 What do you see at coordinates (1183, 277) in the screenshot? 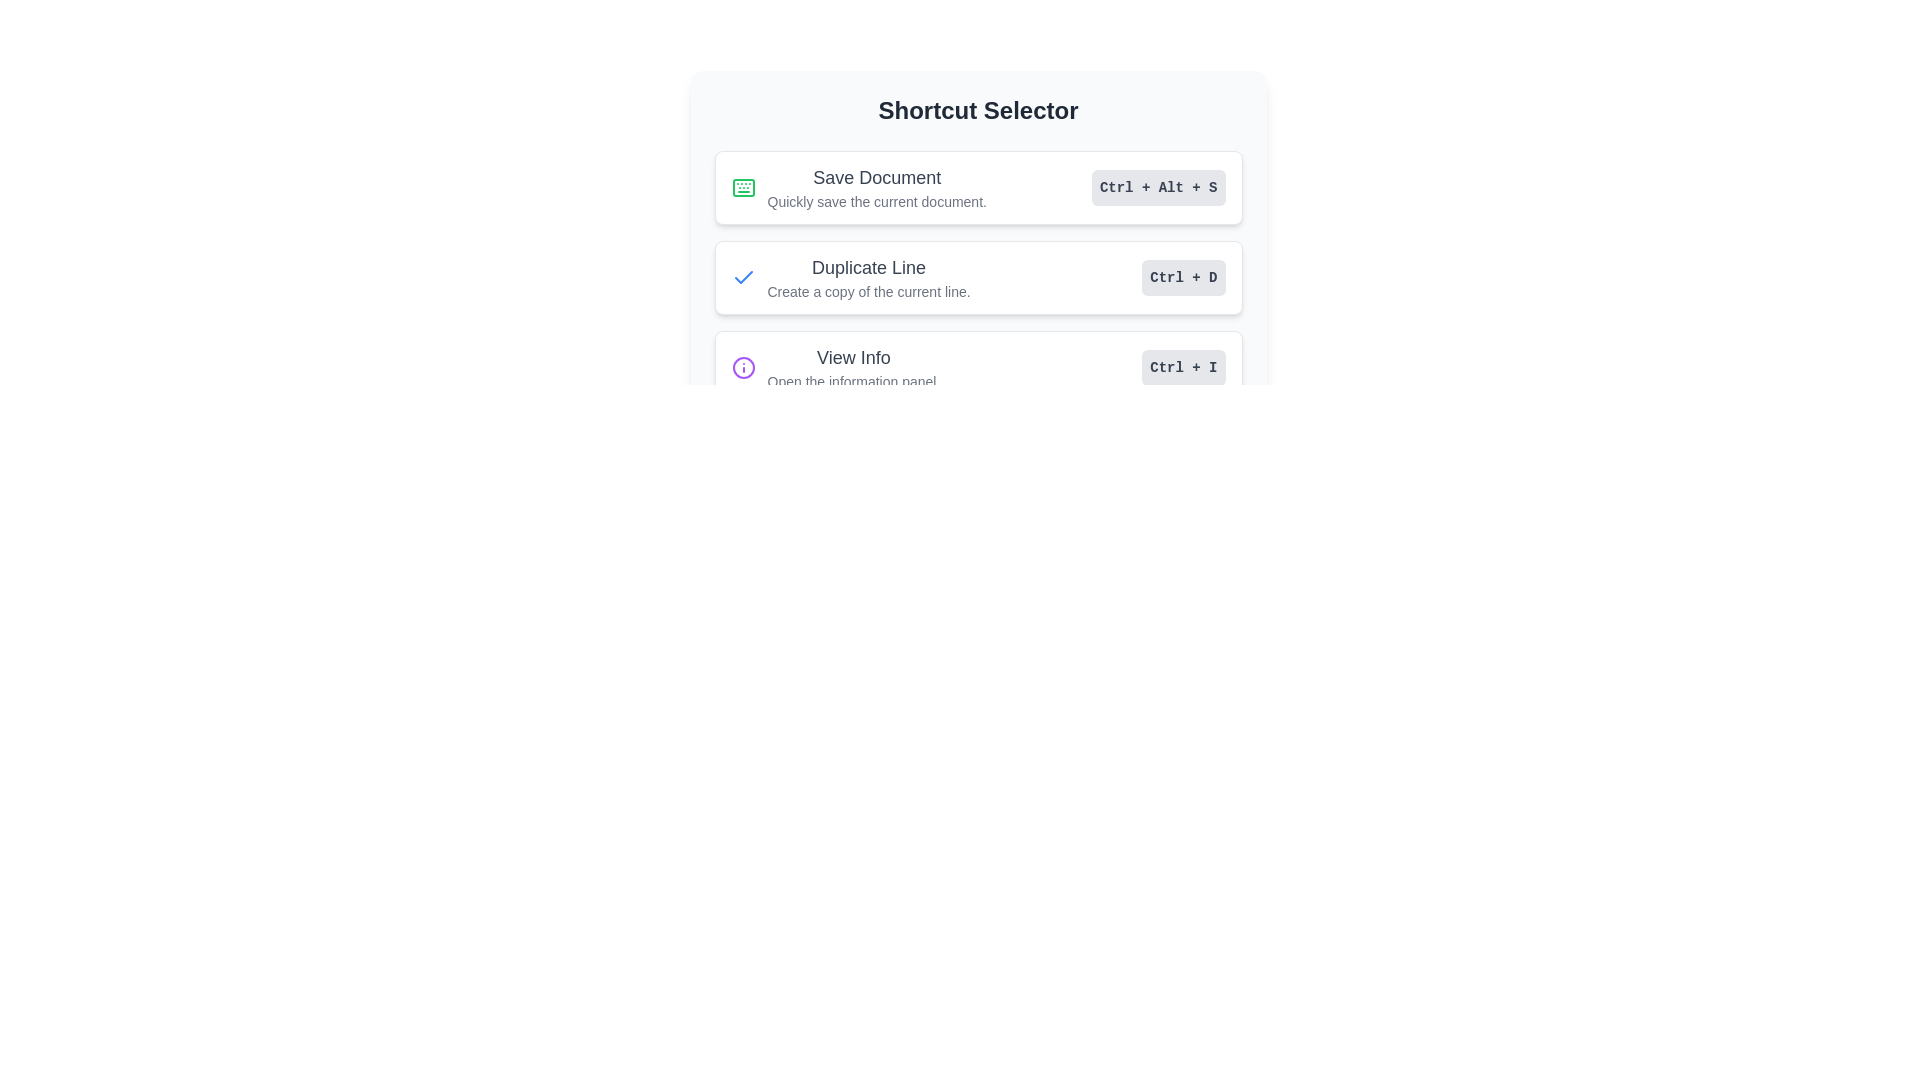
I see `the 'Ctrl + D' text label within the shortcut key indicator box located on the right side of the 'Duplicate Line' option in the Shortcut Selector menu` at bounding box center [1183, 277].